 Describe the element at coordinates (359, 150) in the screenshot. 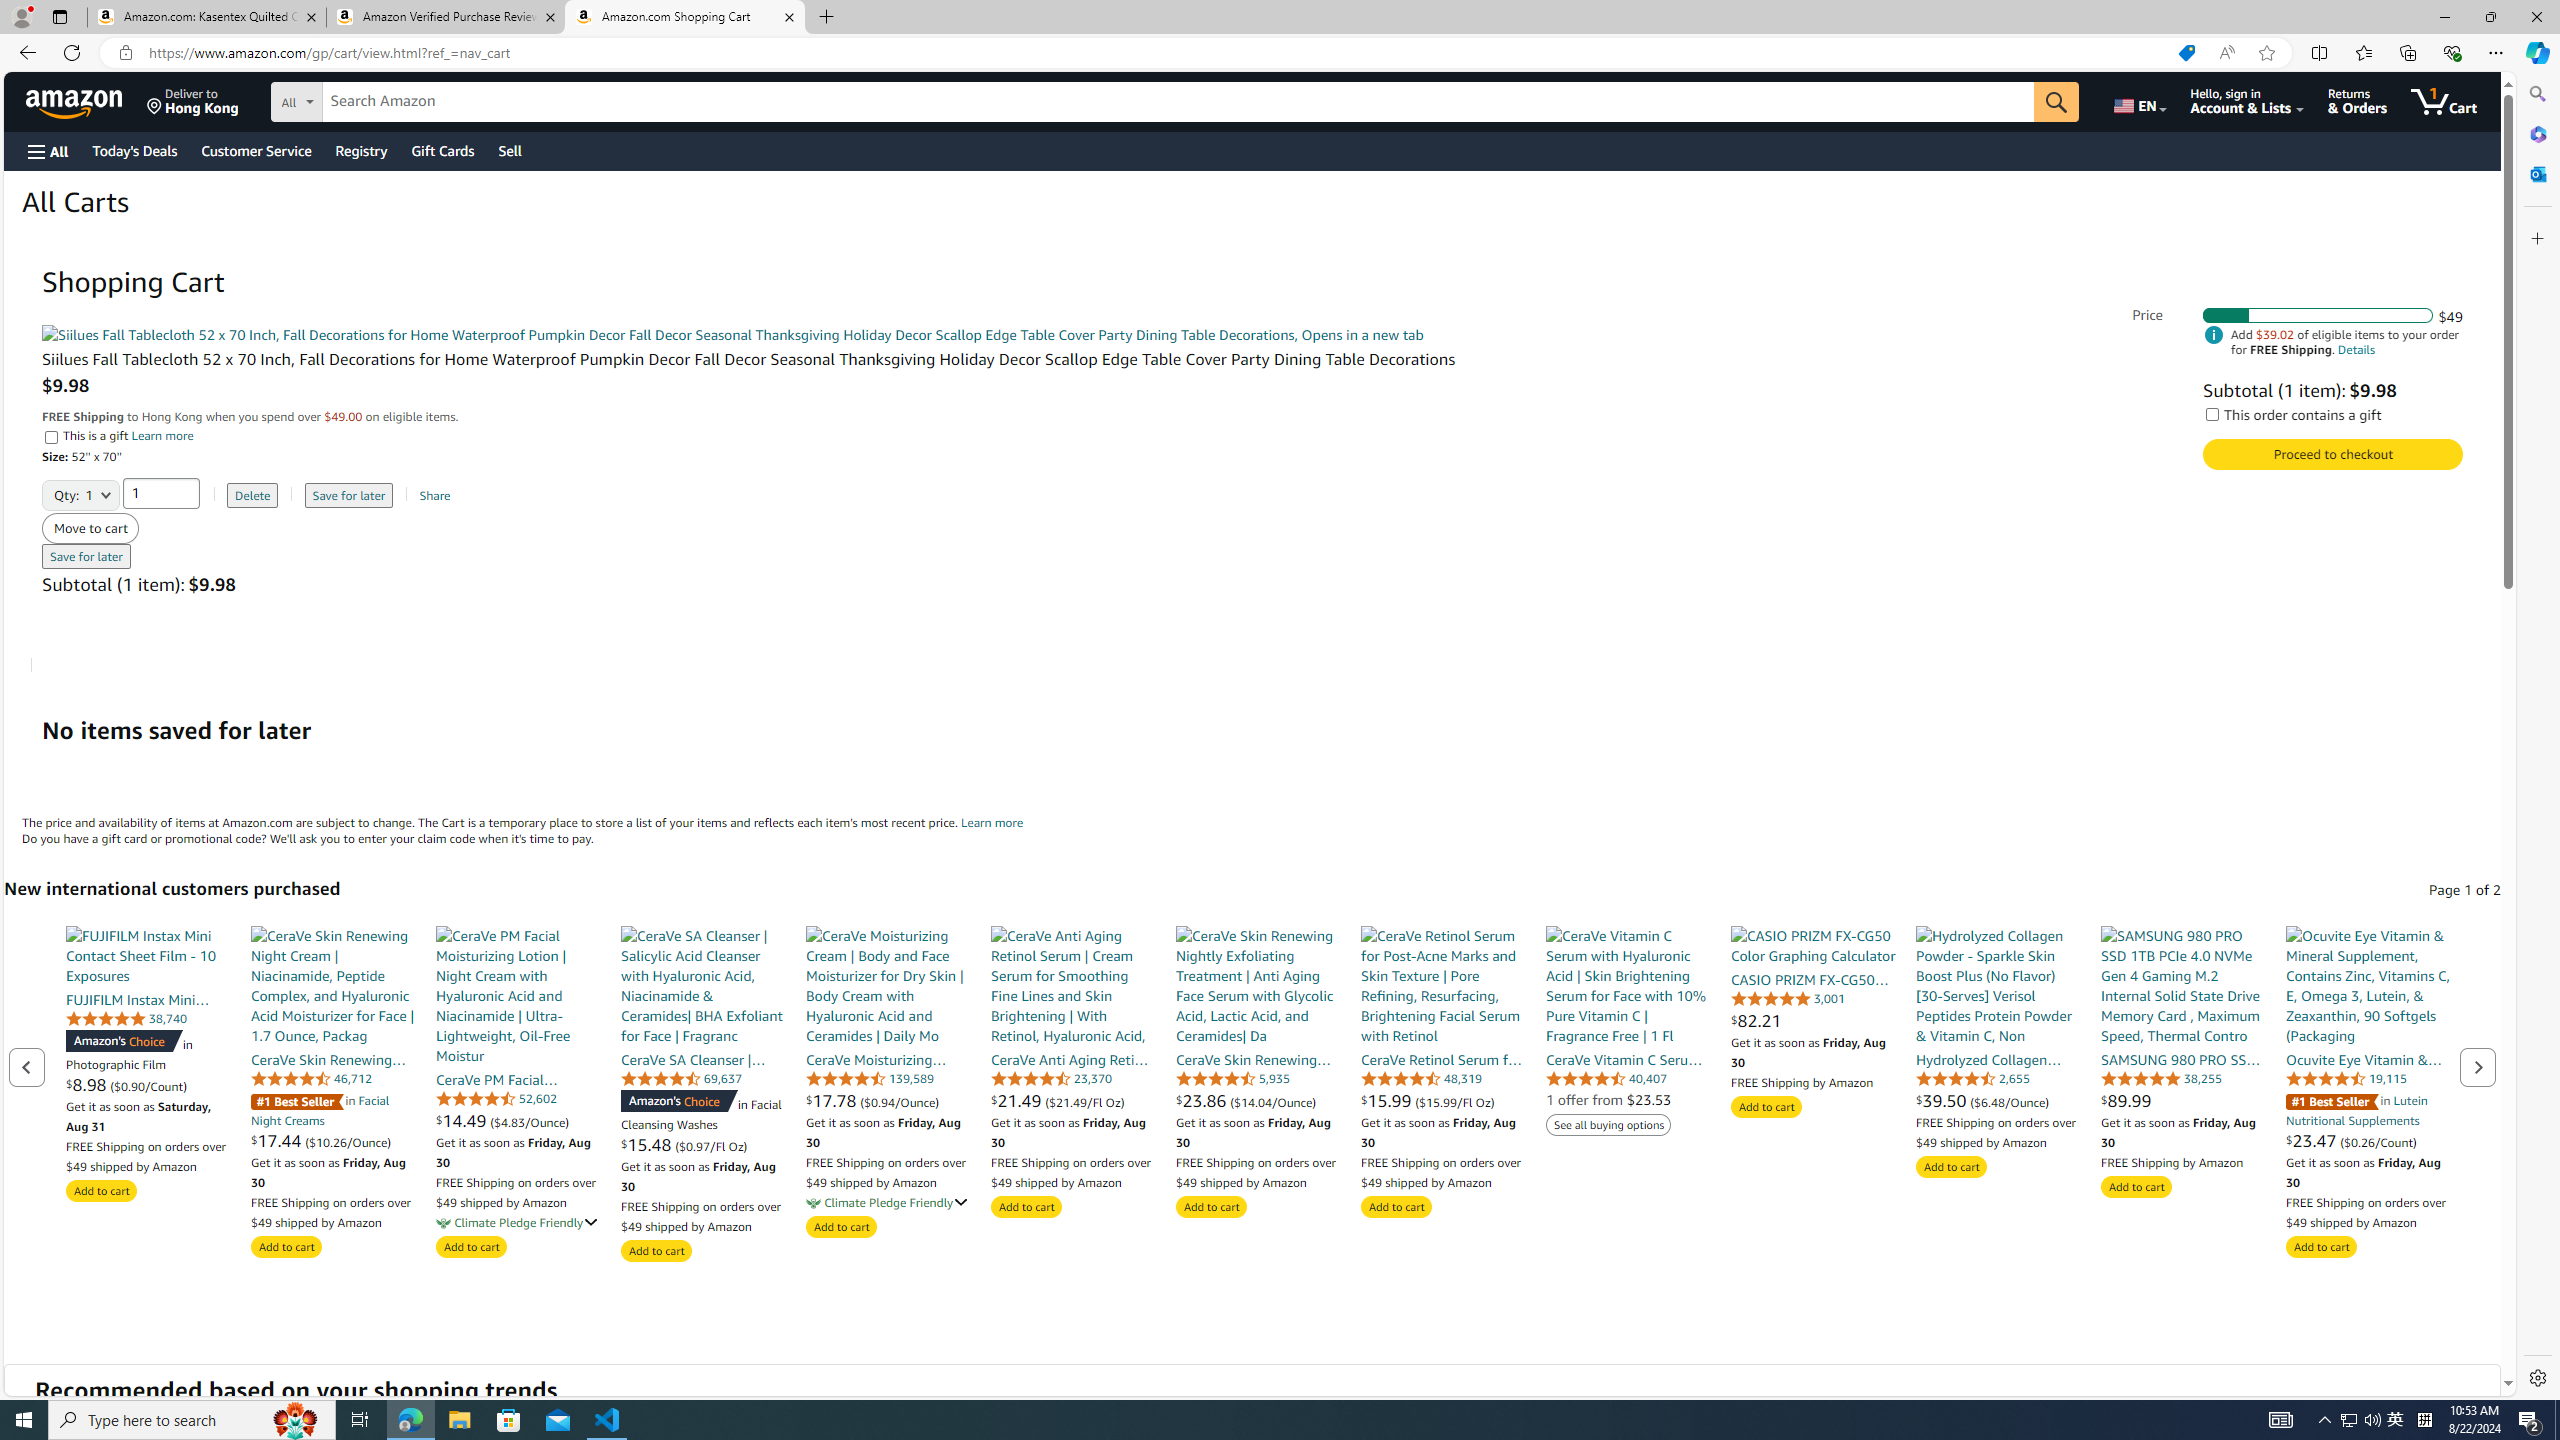

I see `'Registry'` at that location.